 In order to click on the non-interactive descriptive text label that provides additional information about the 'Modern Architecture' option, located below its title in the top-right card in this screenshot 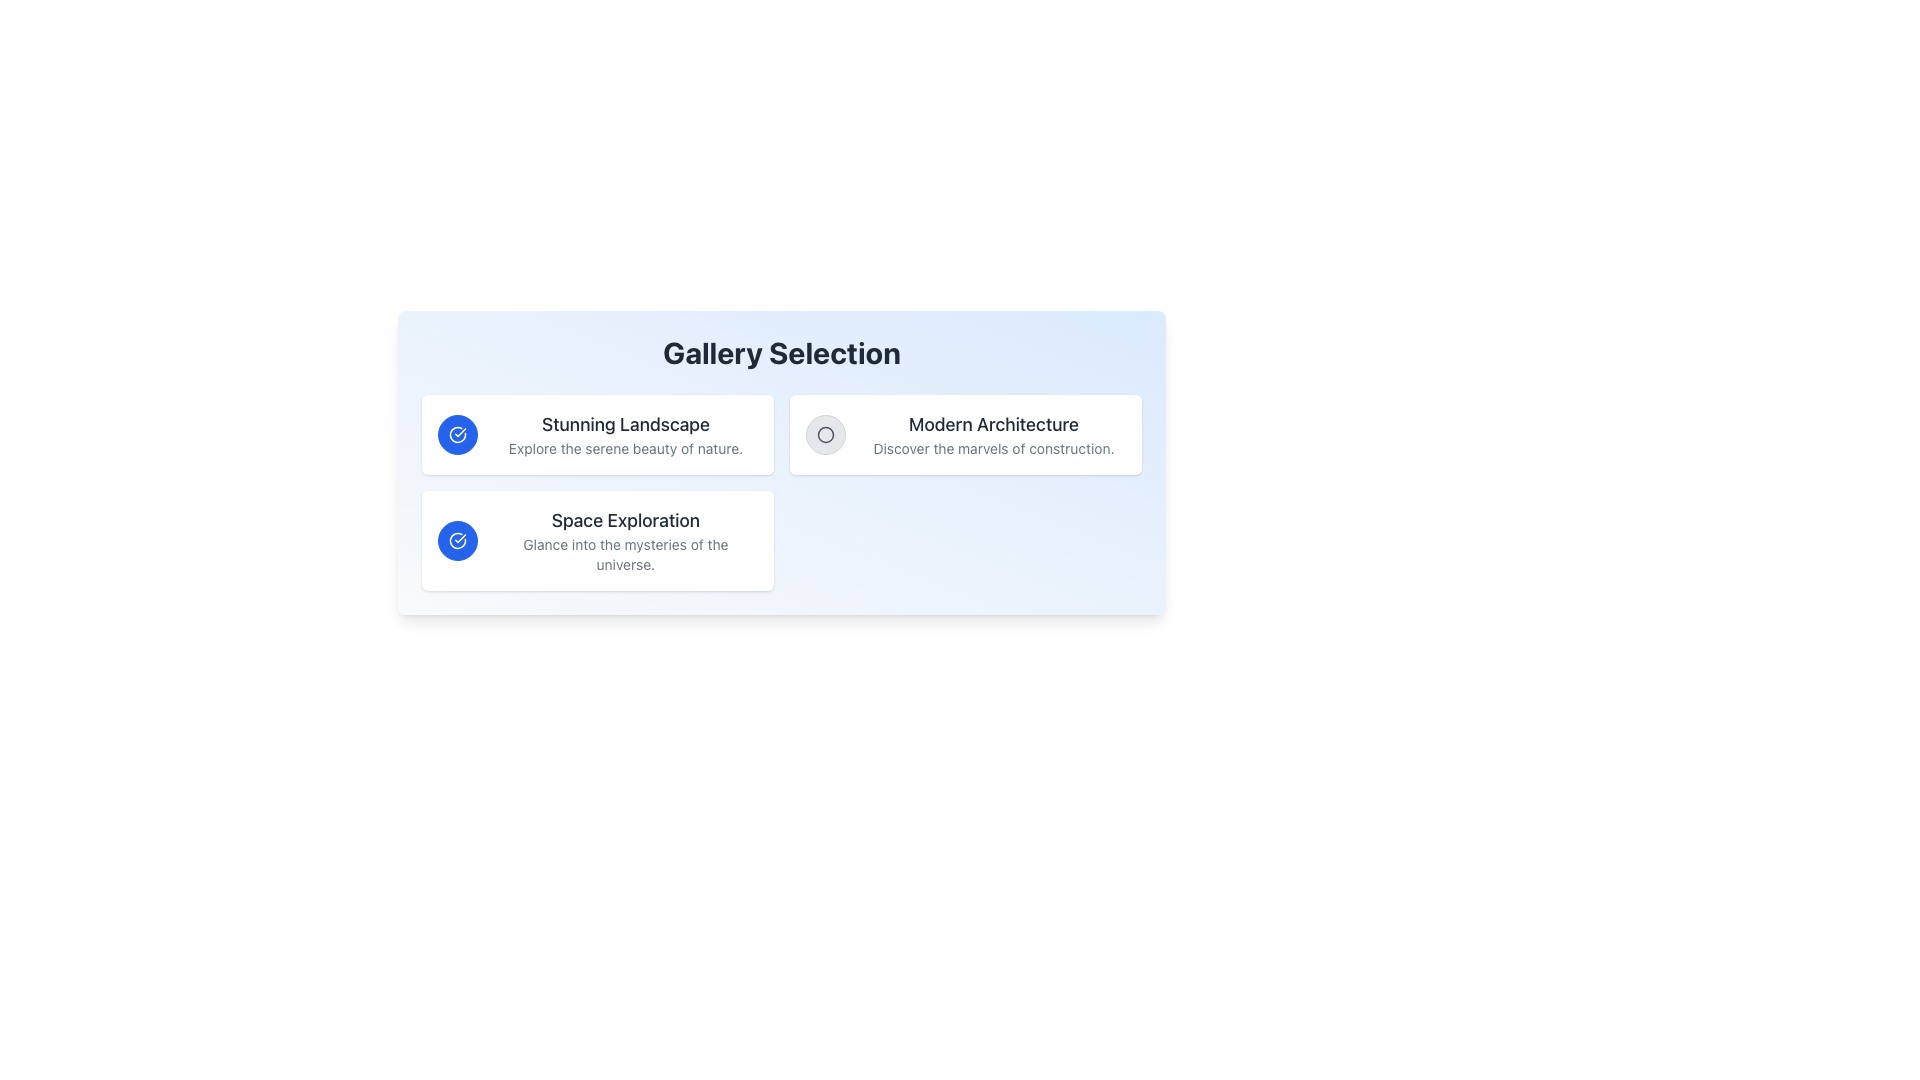, I will do `click(993, 447)`.